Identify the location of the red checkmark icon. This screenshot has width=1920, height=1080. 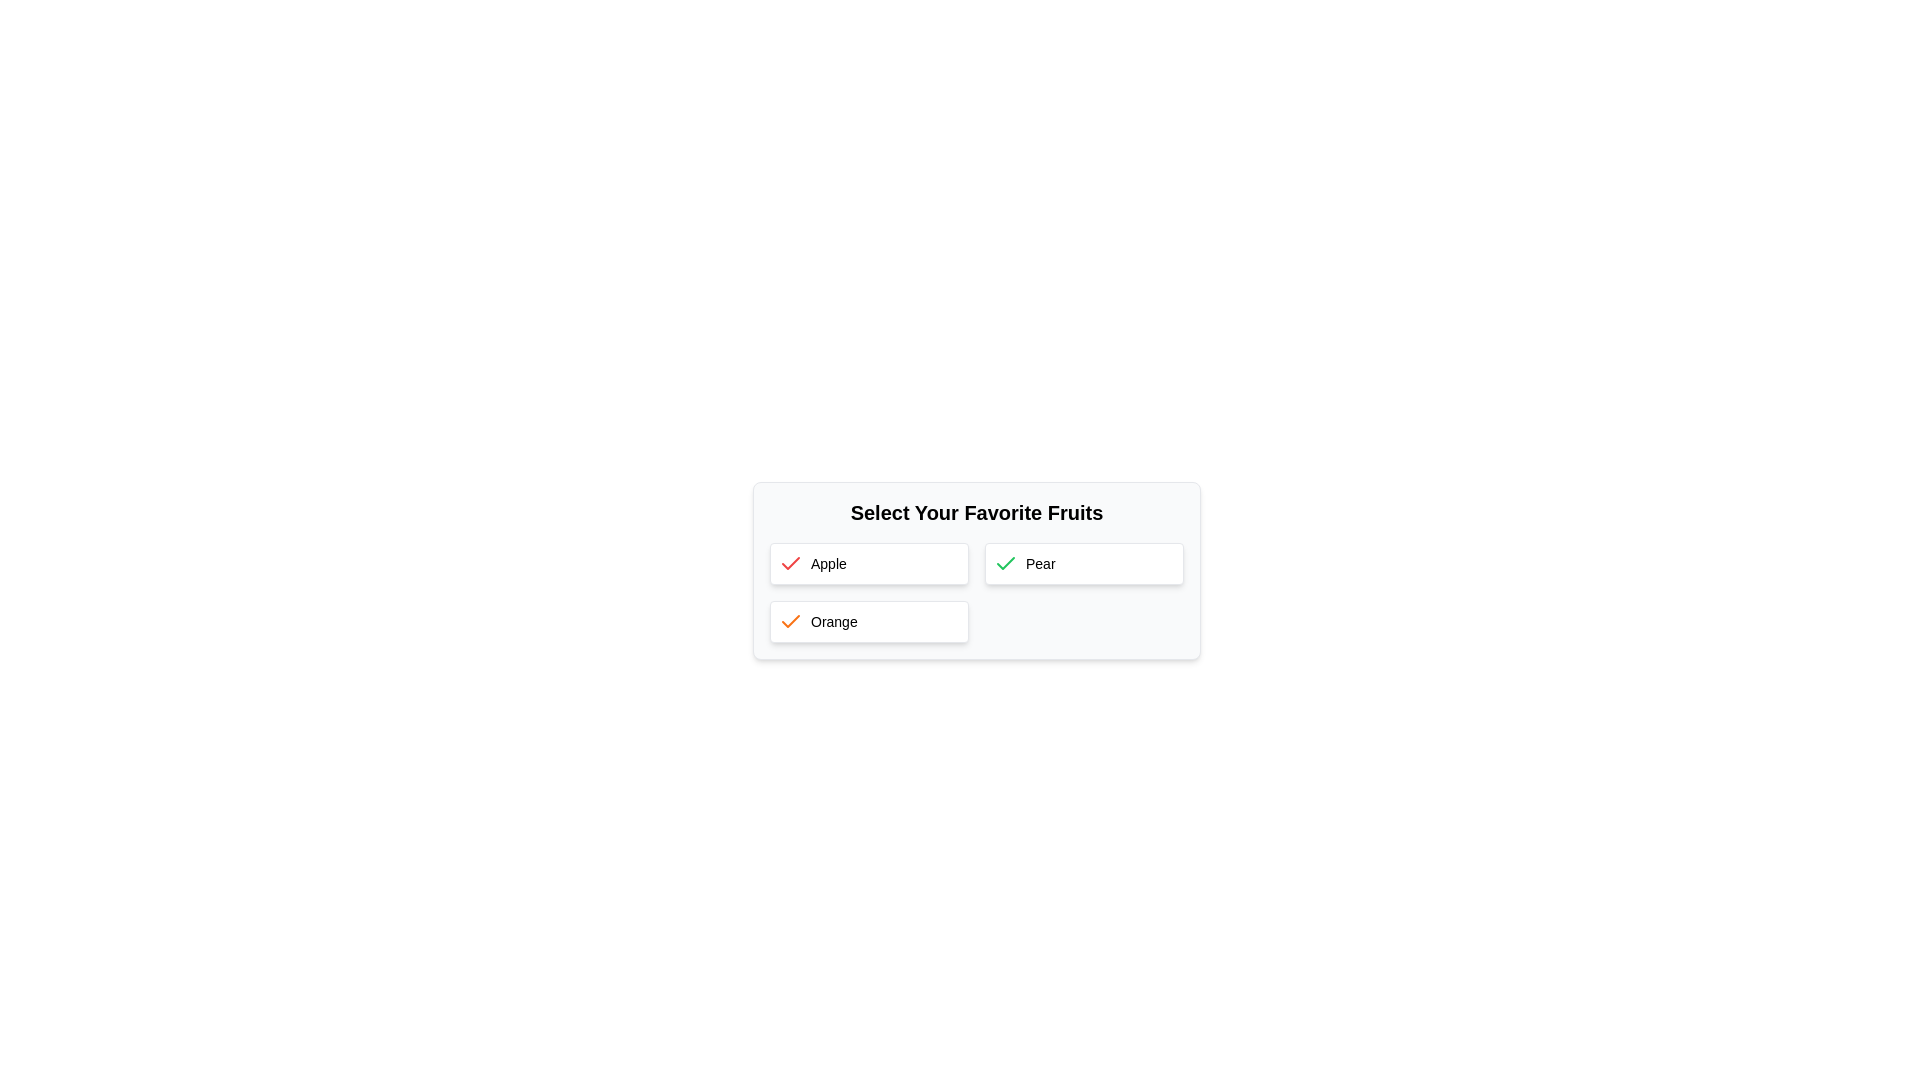
(790, 563).